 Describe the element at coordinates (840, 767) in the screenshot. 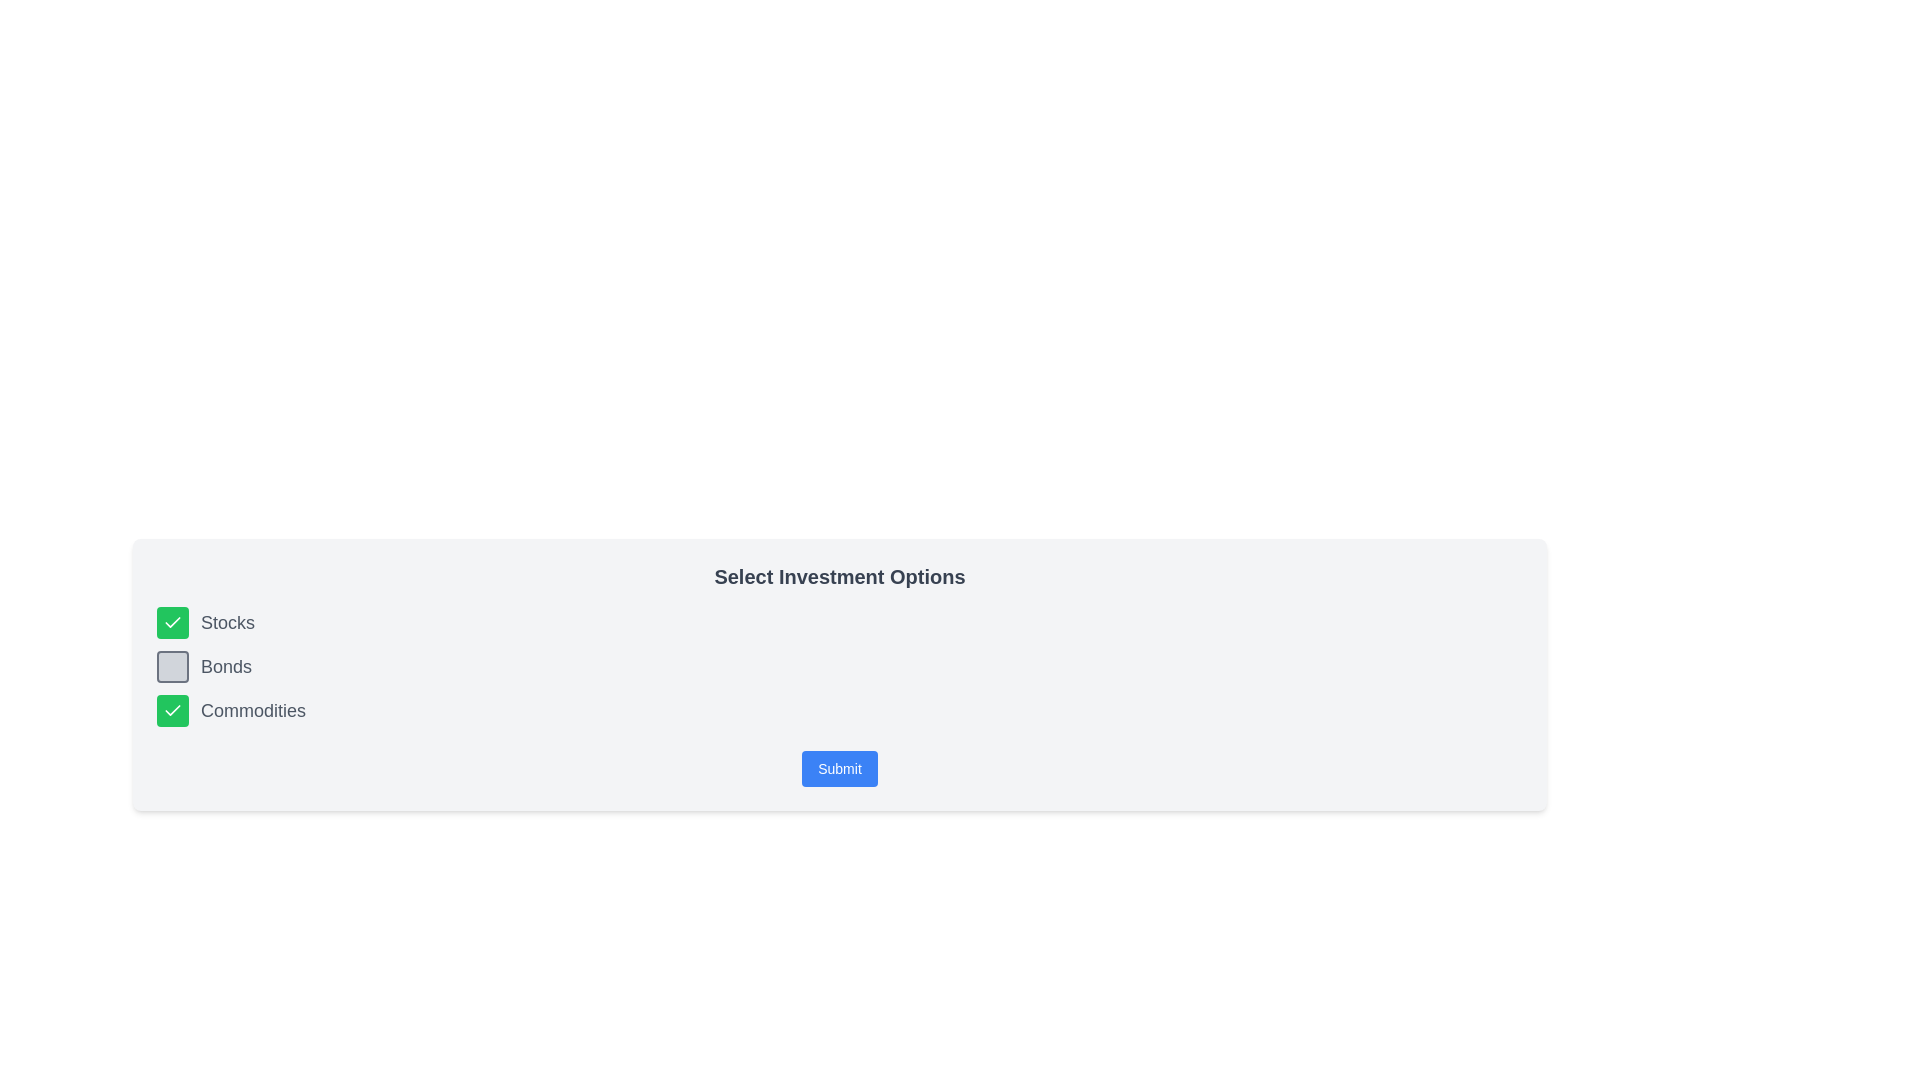

I see `the 'Submit' button with a vivid blue background located at the bottom center of the section` at that location.